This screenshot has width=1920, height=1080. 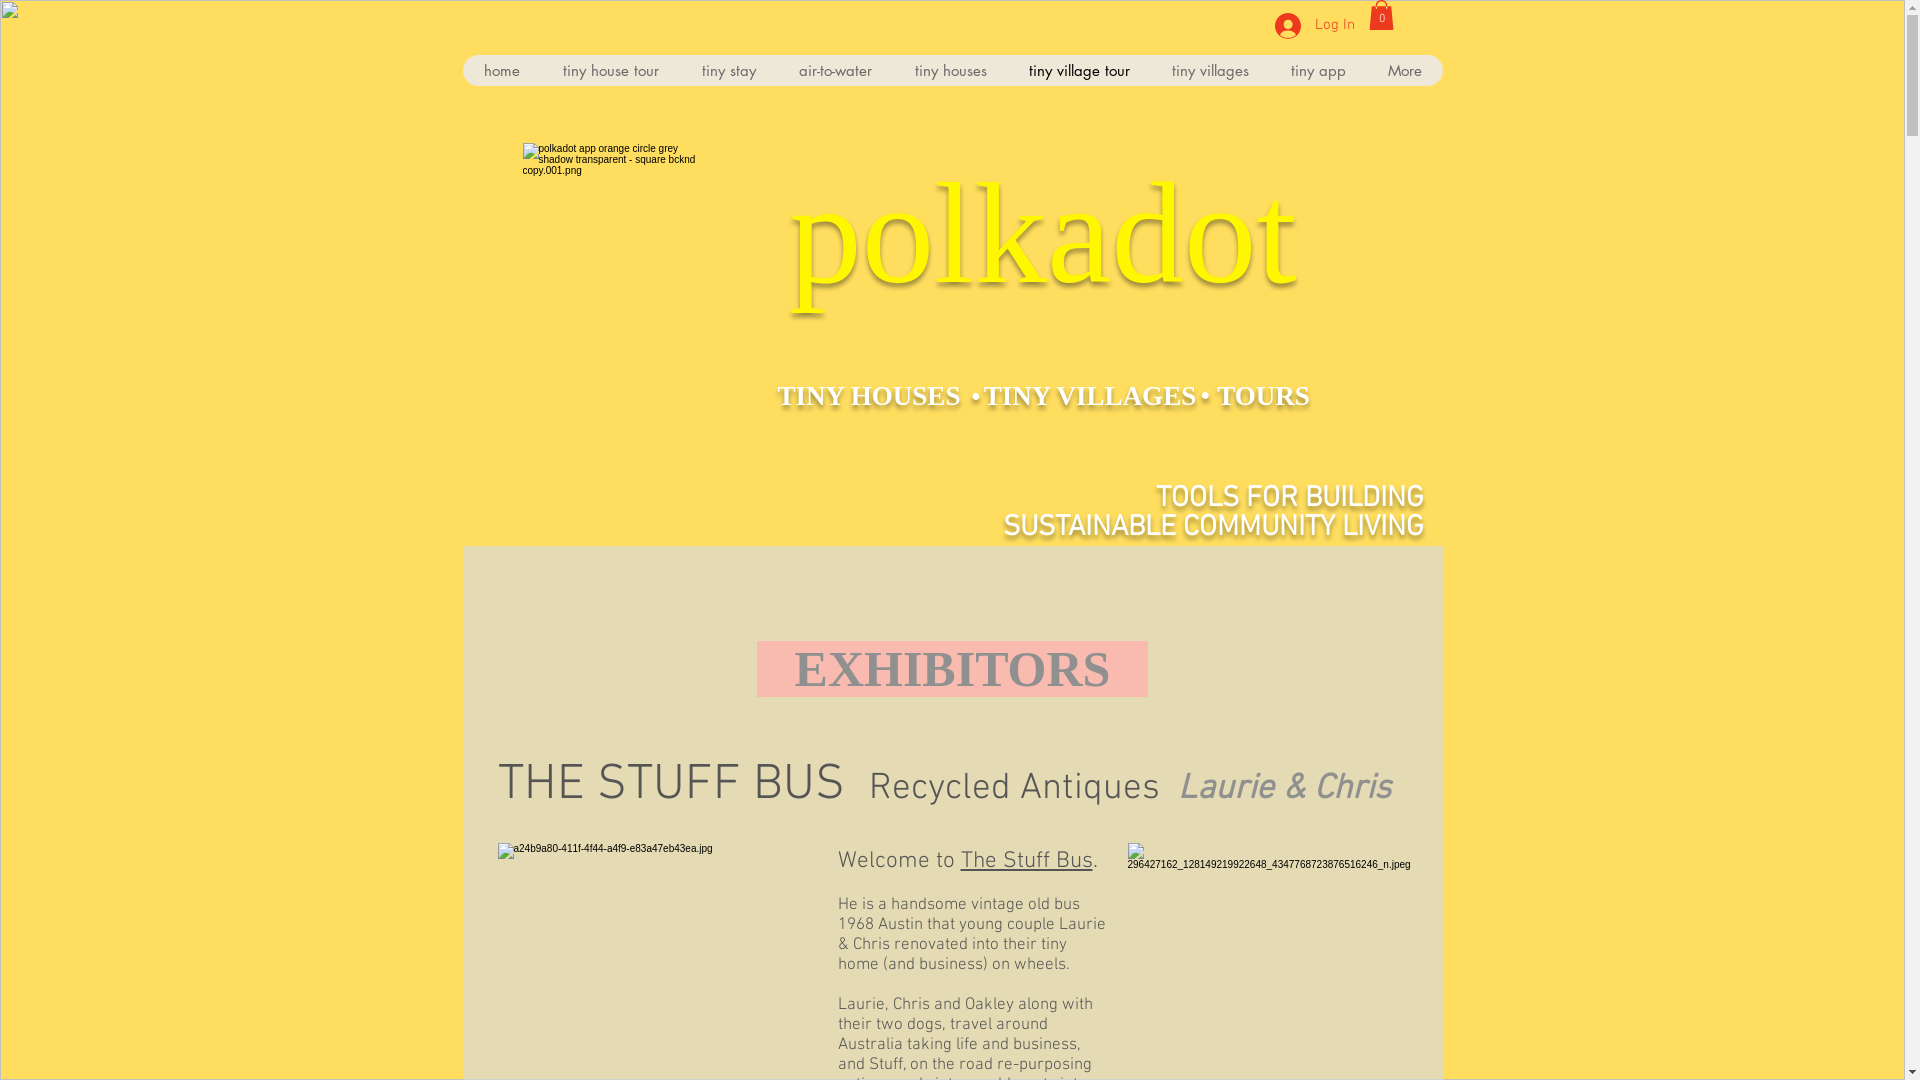 I want to click on 'air-to-water', so click(x=834, y=69).